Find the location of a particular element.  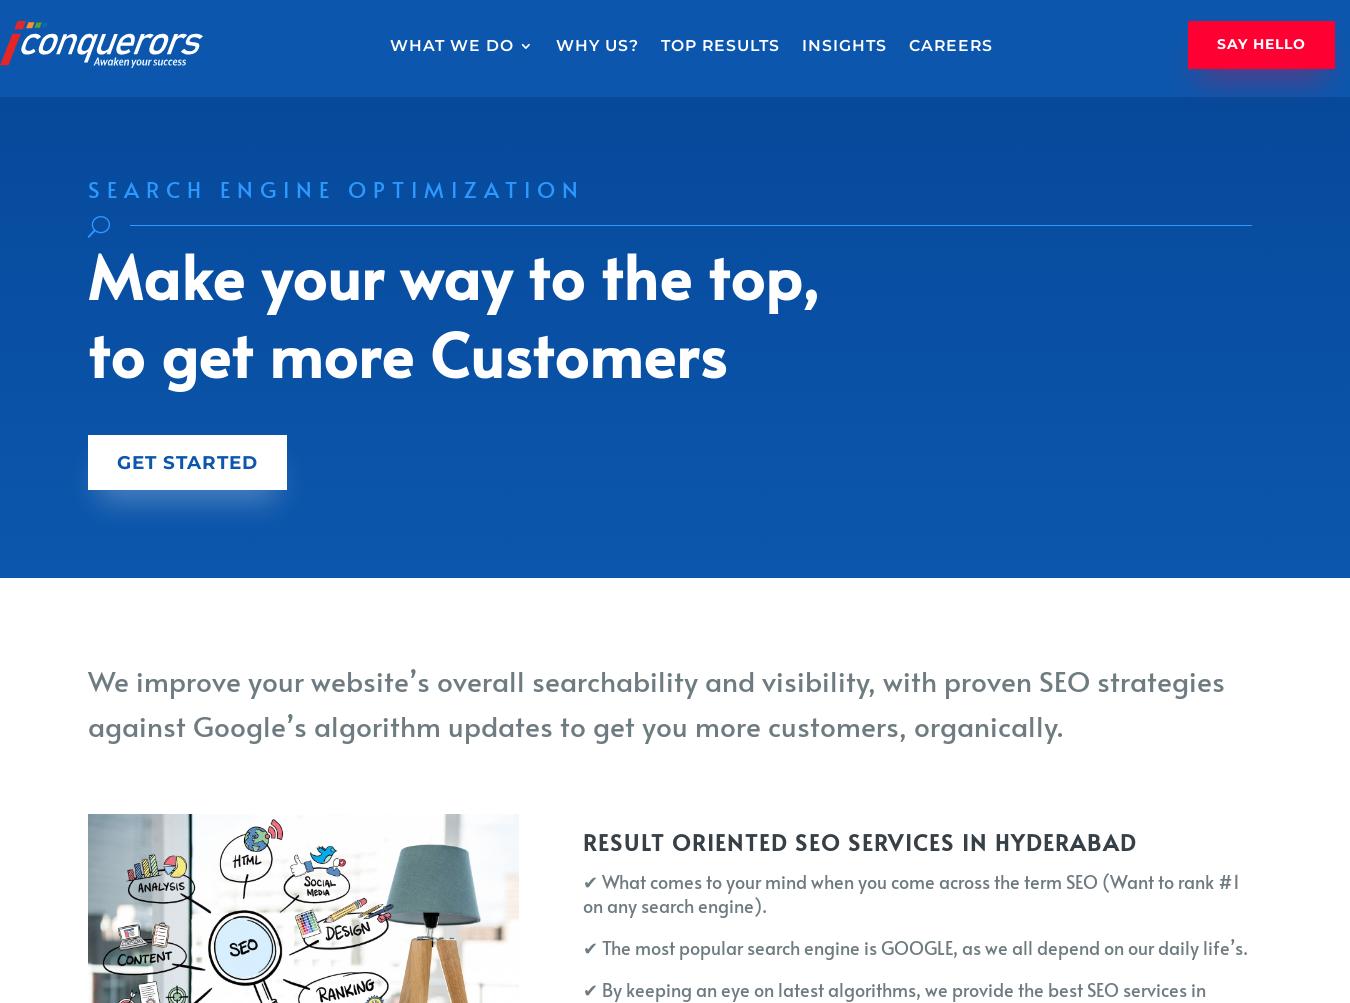

'Say Hello' is located at coordinates (1261, 44).